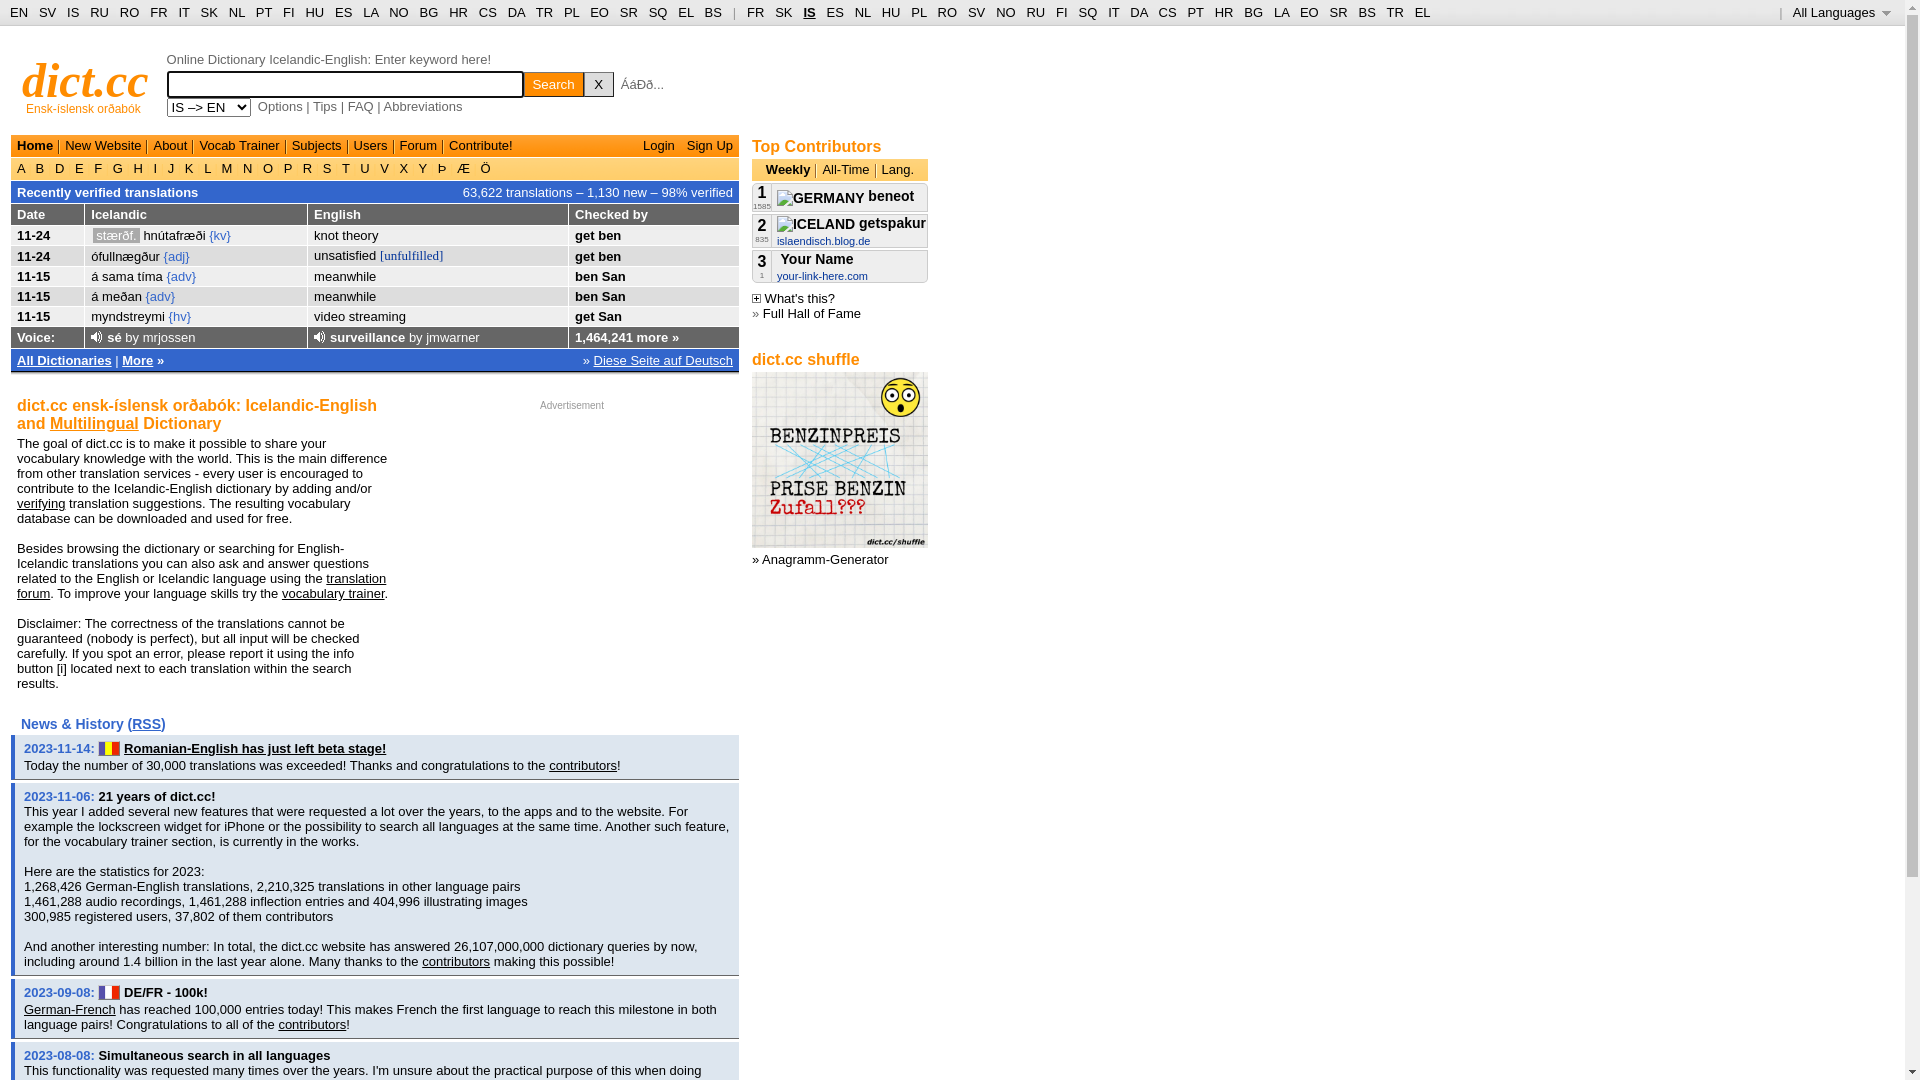  I want to click on 'DA', so click(1138, 12).